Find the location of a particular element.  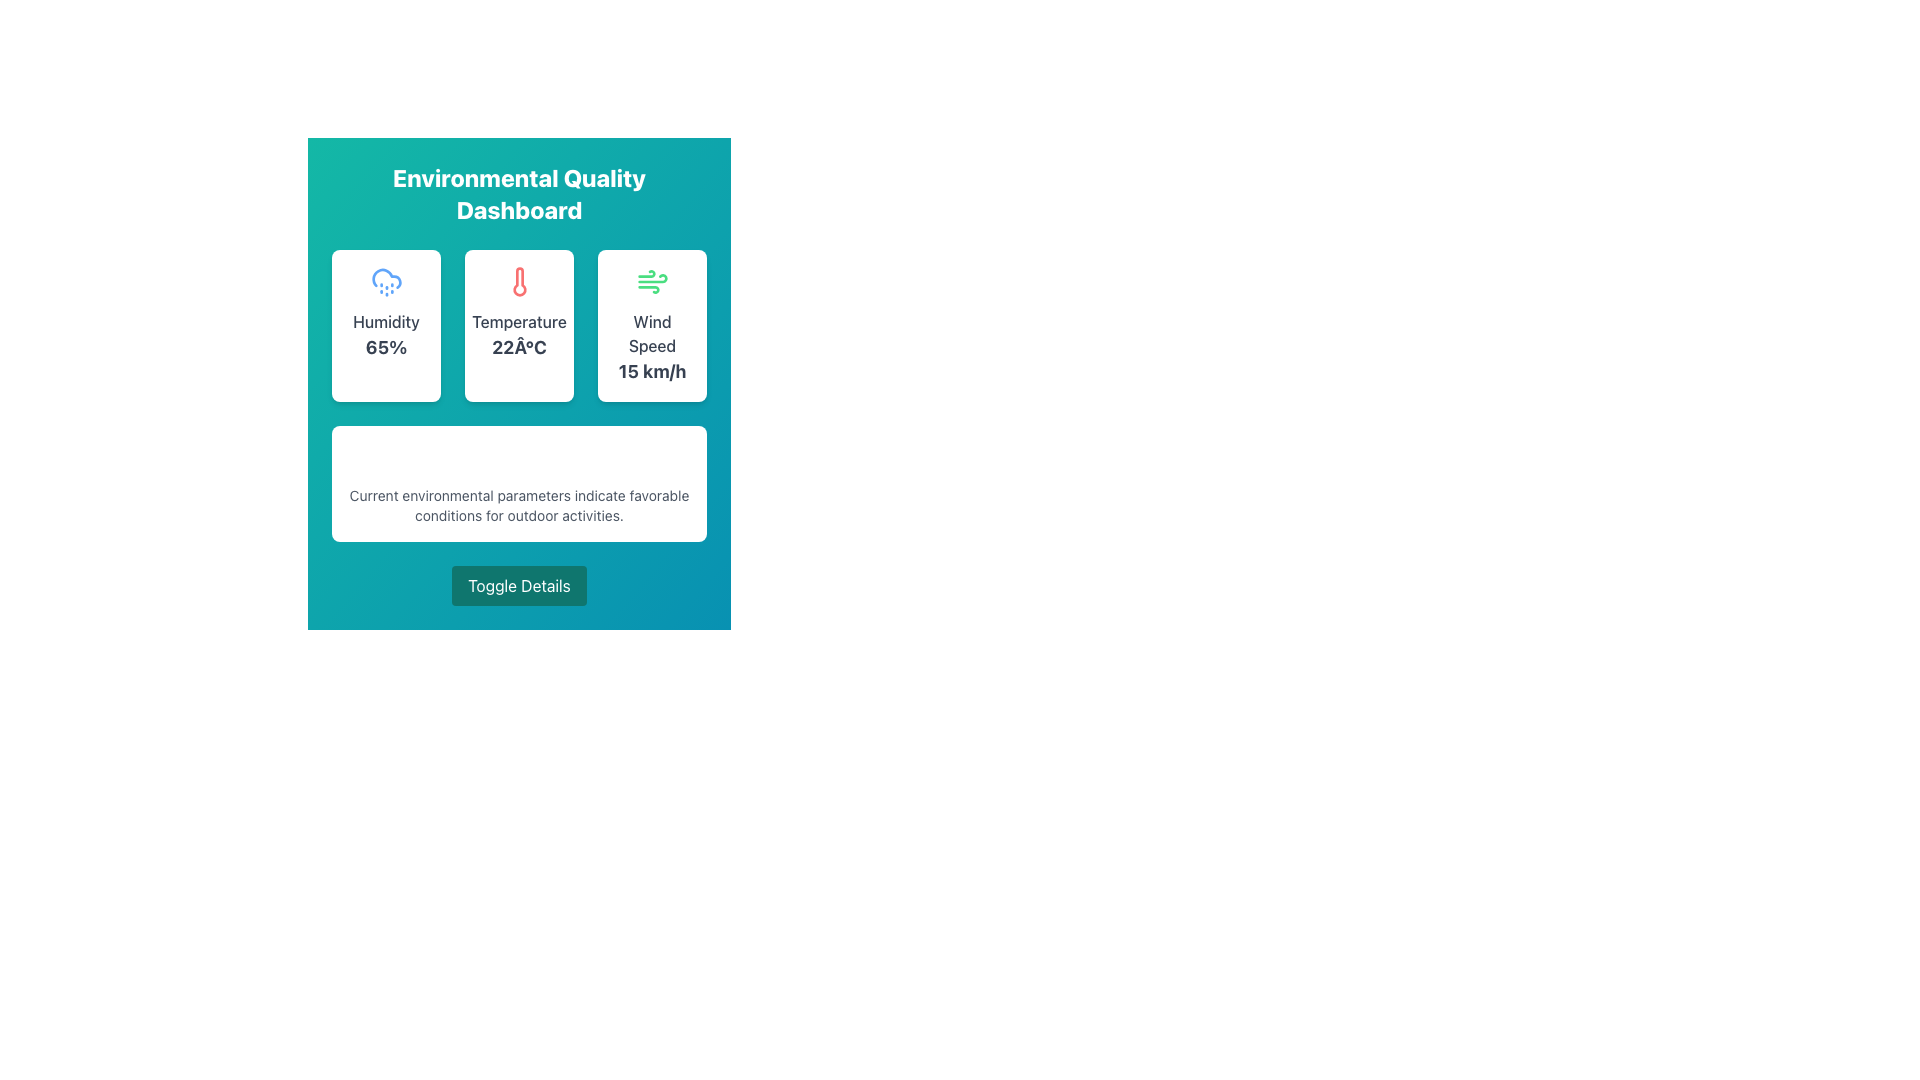

the 'Wind Speed' text label, which is a medium-weight textual label within the wind speed information card, positioned in the top-right section of the interface is located at coordinates (652, 333).